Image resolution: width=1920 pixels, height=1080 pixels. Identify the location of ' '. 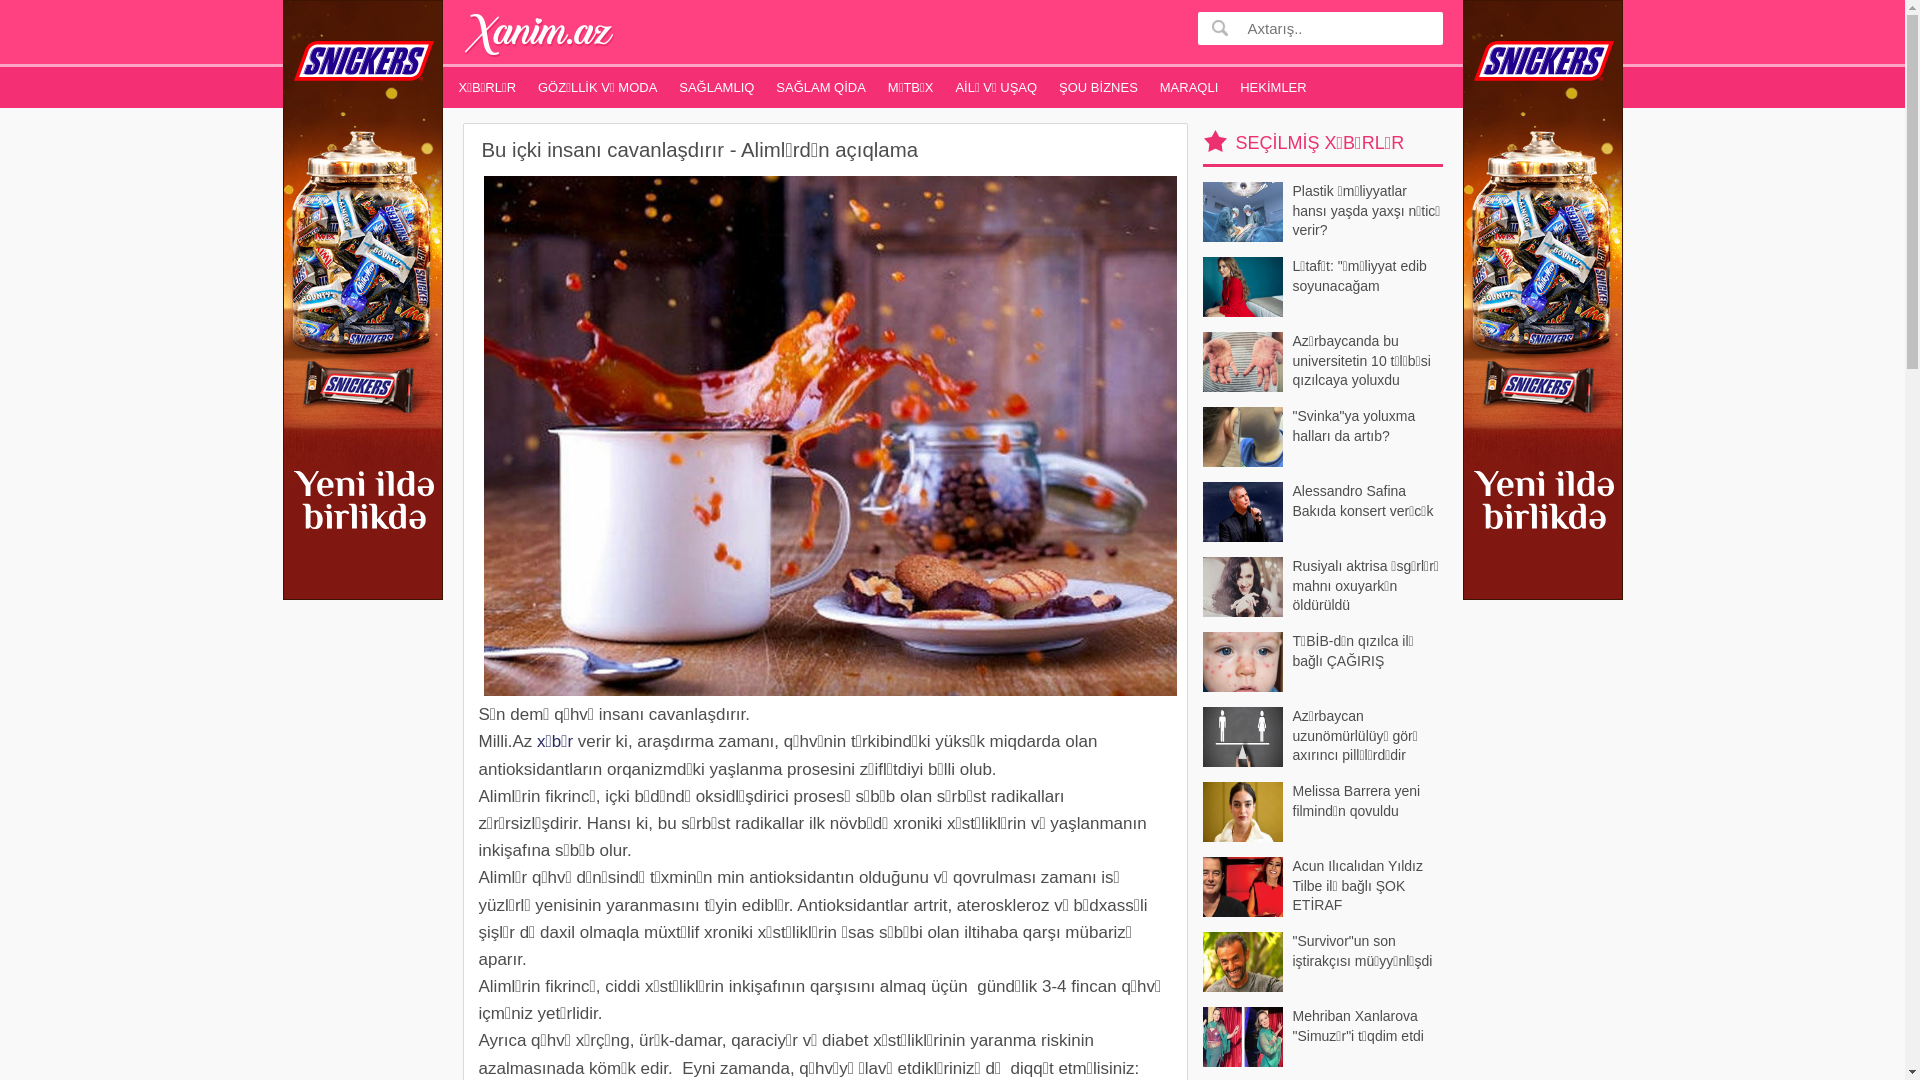
(1207, 27).